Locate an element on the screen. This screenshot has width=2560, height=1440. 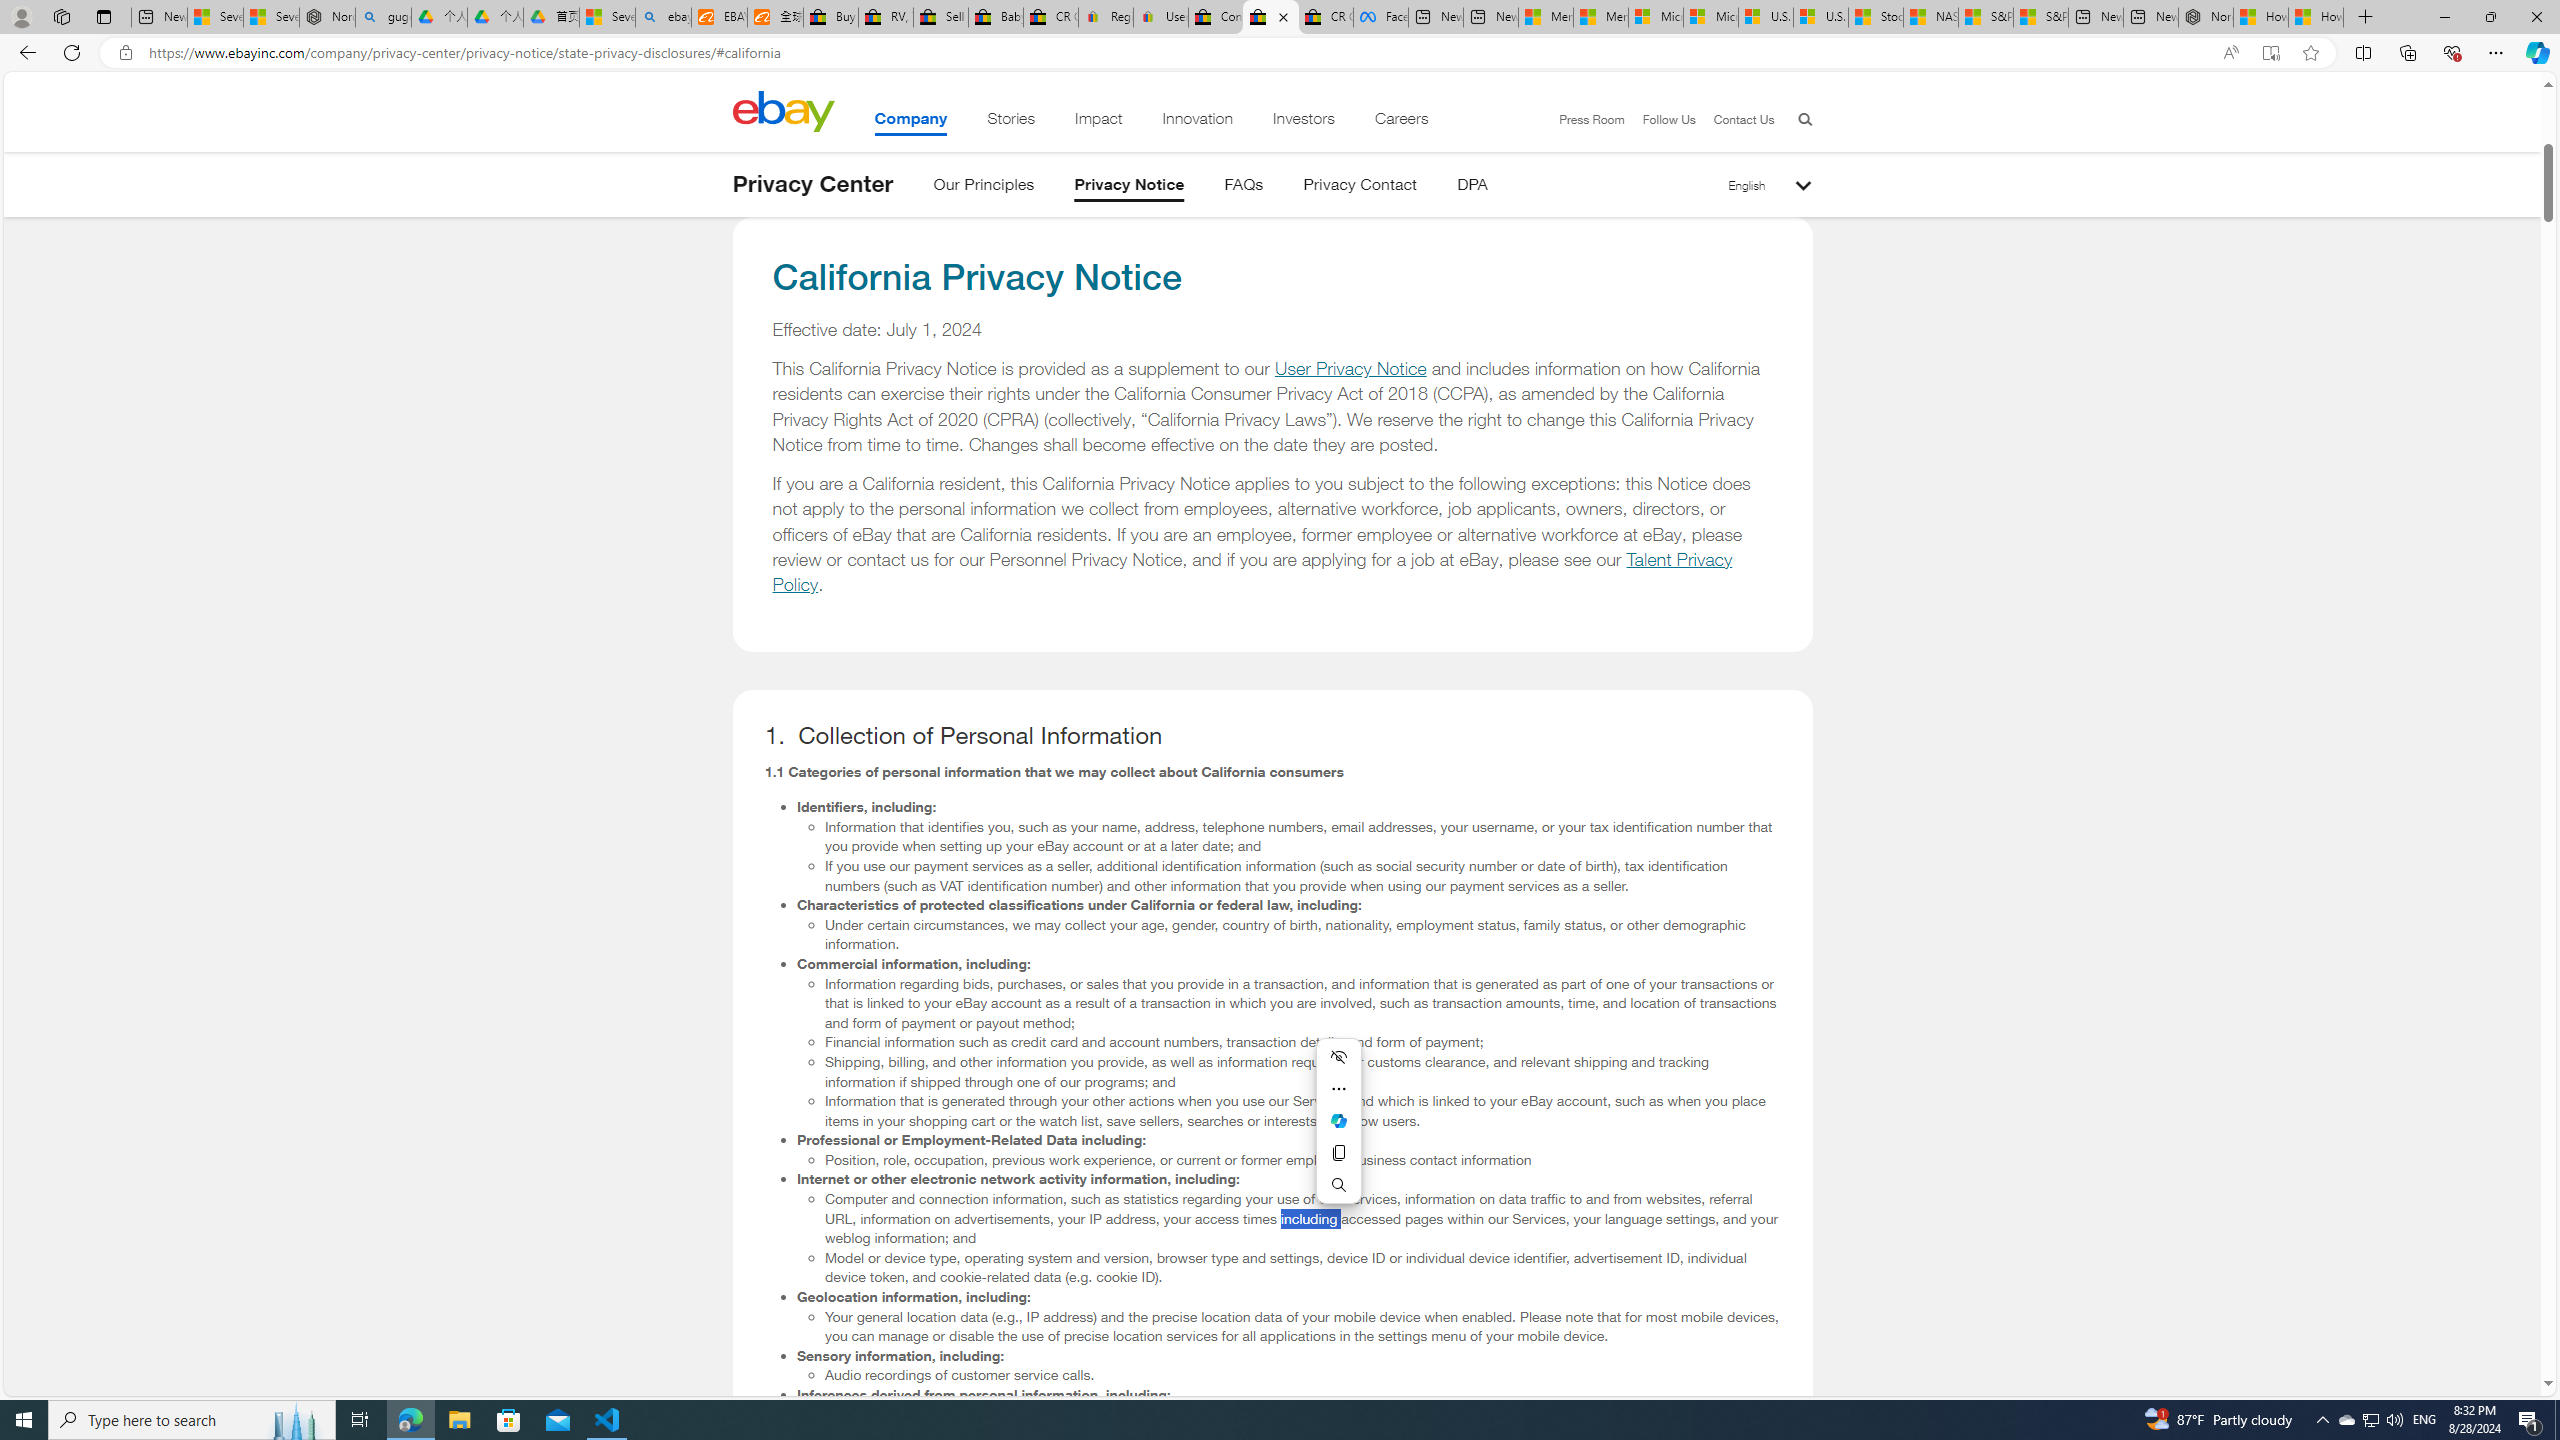
'Mini menu on text selection' is located at coordinates (1337, 1133).